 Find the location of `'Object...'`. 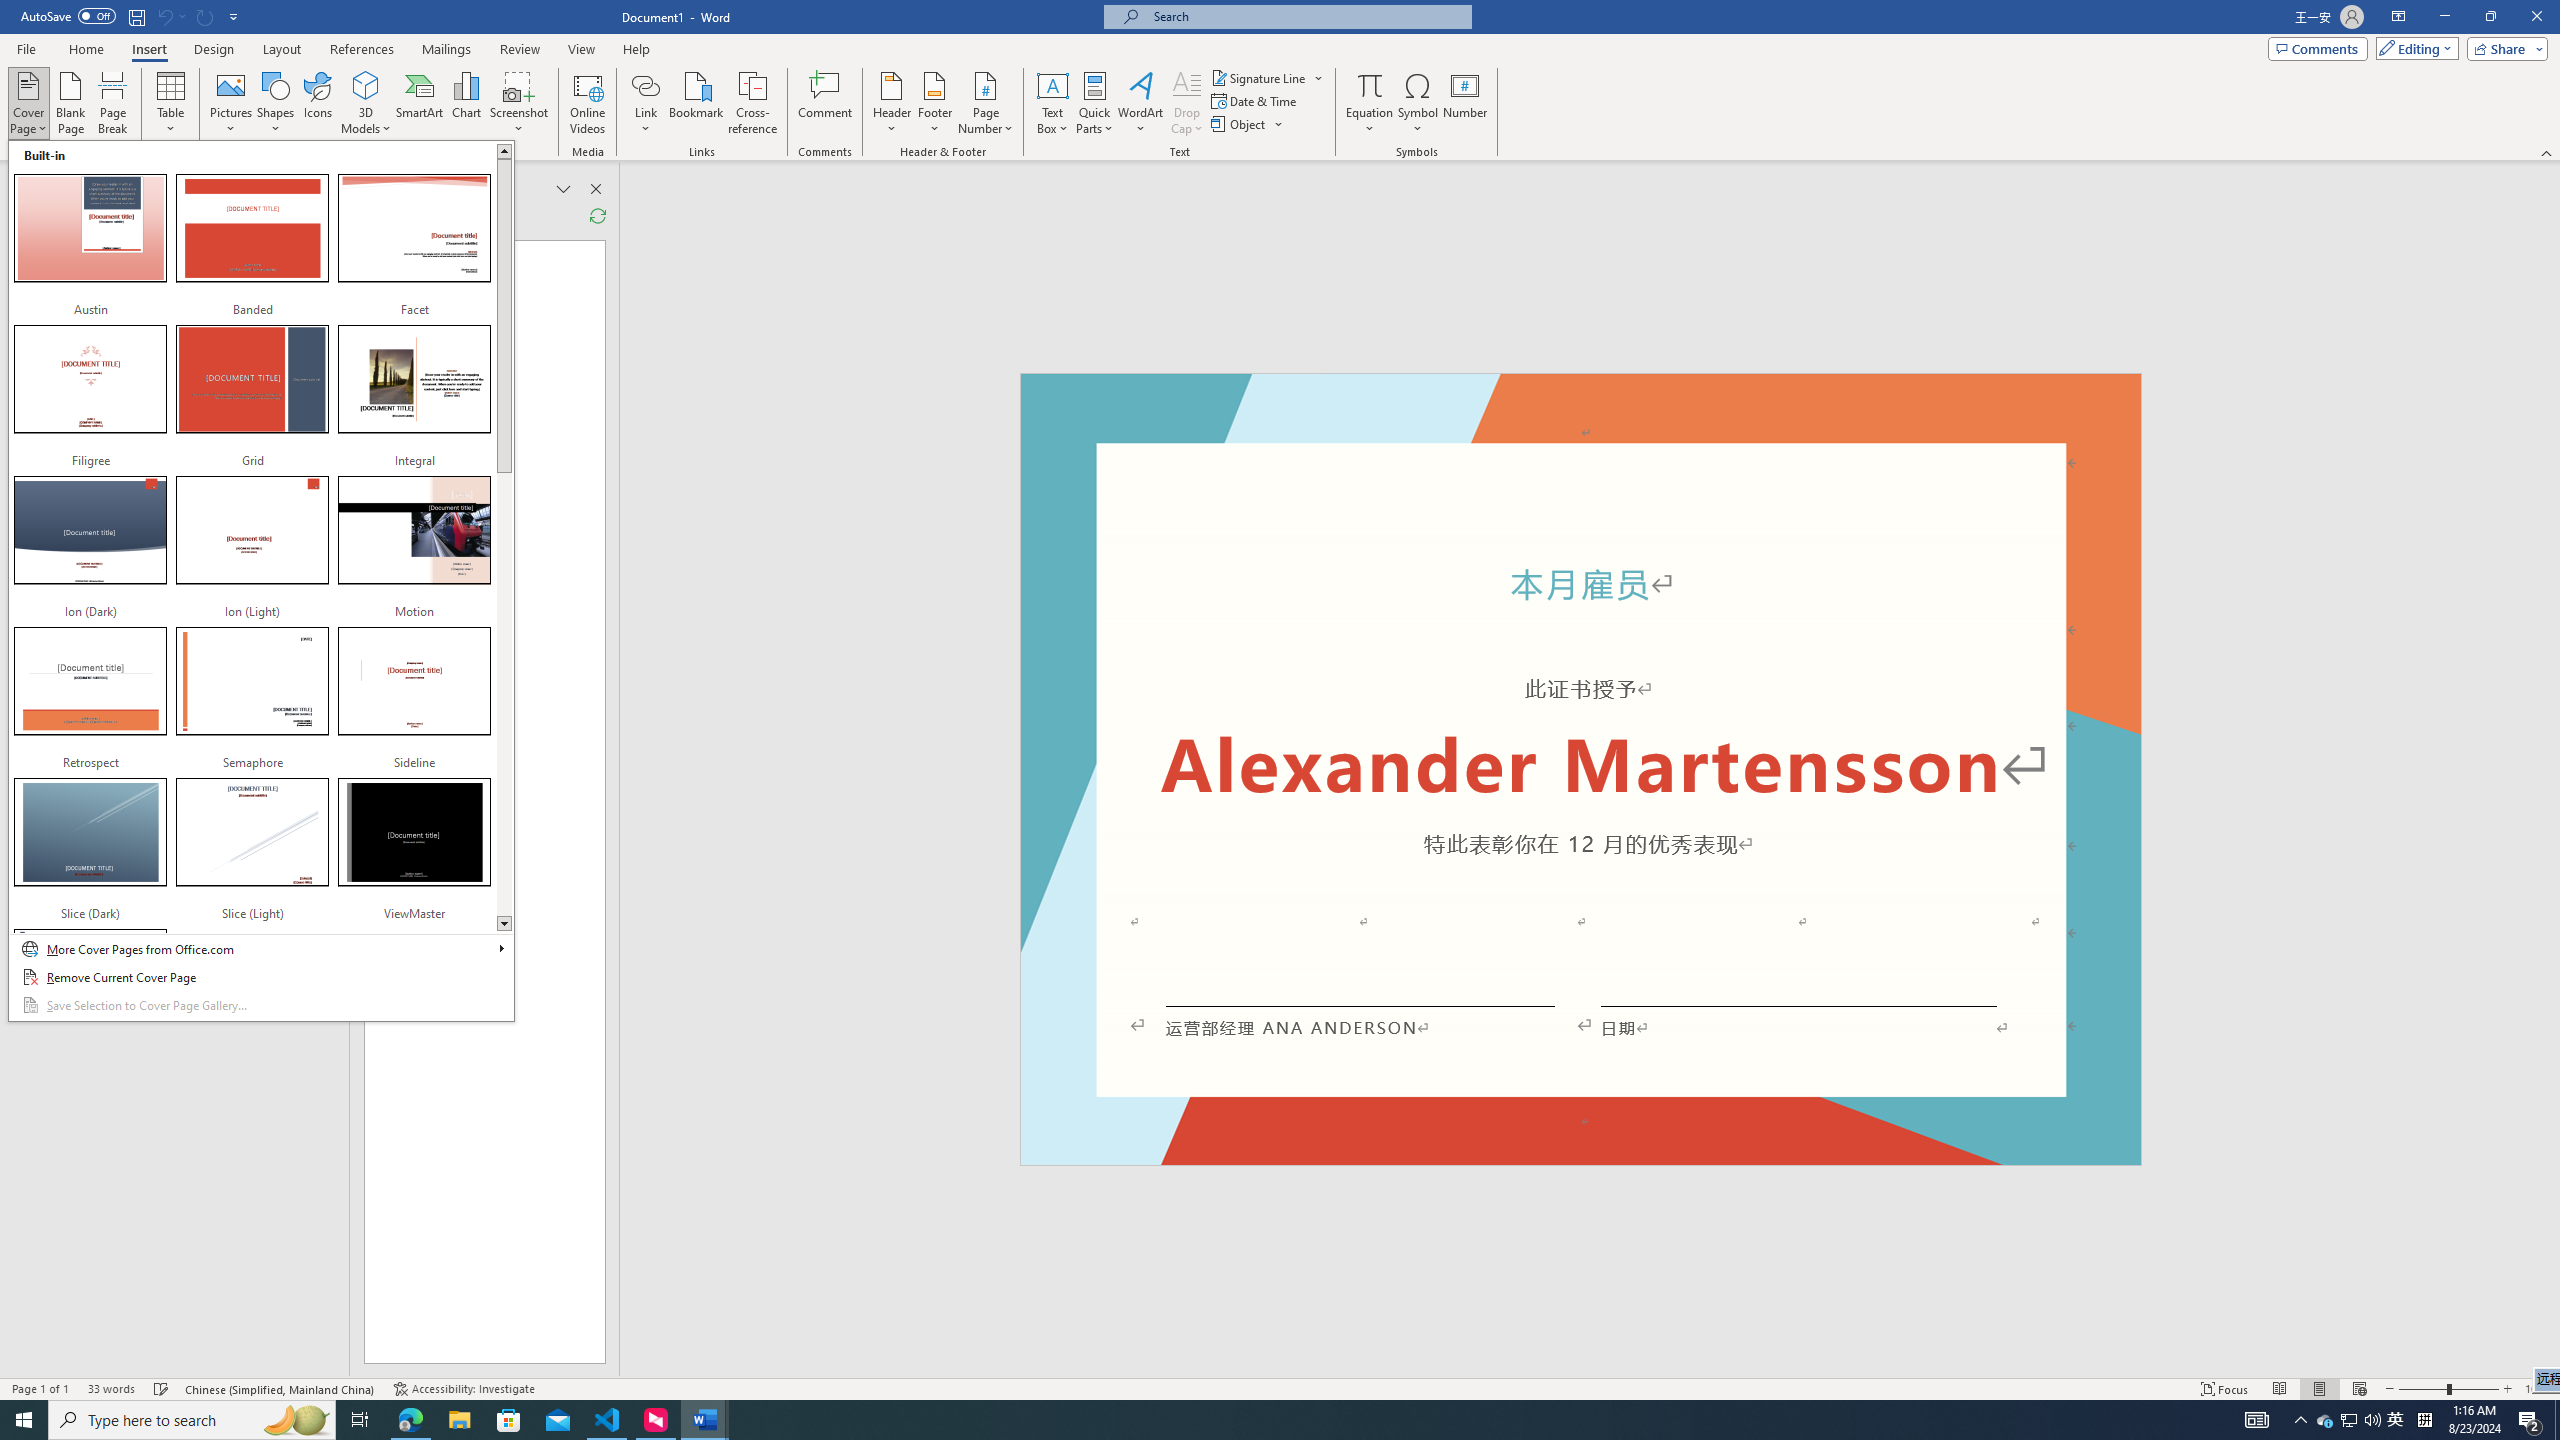

'Object...' is located at coordinates (1247, 122).